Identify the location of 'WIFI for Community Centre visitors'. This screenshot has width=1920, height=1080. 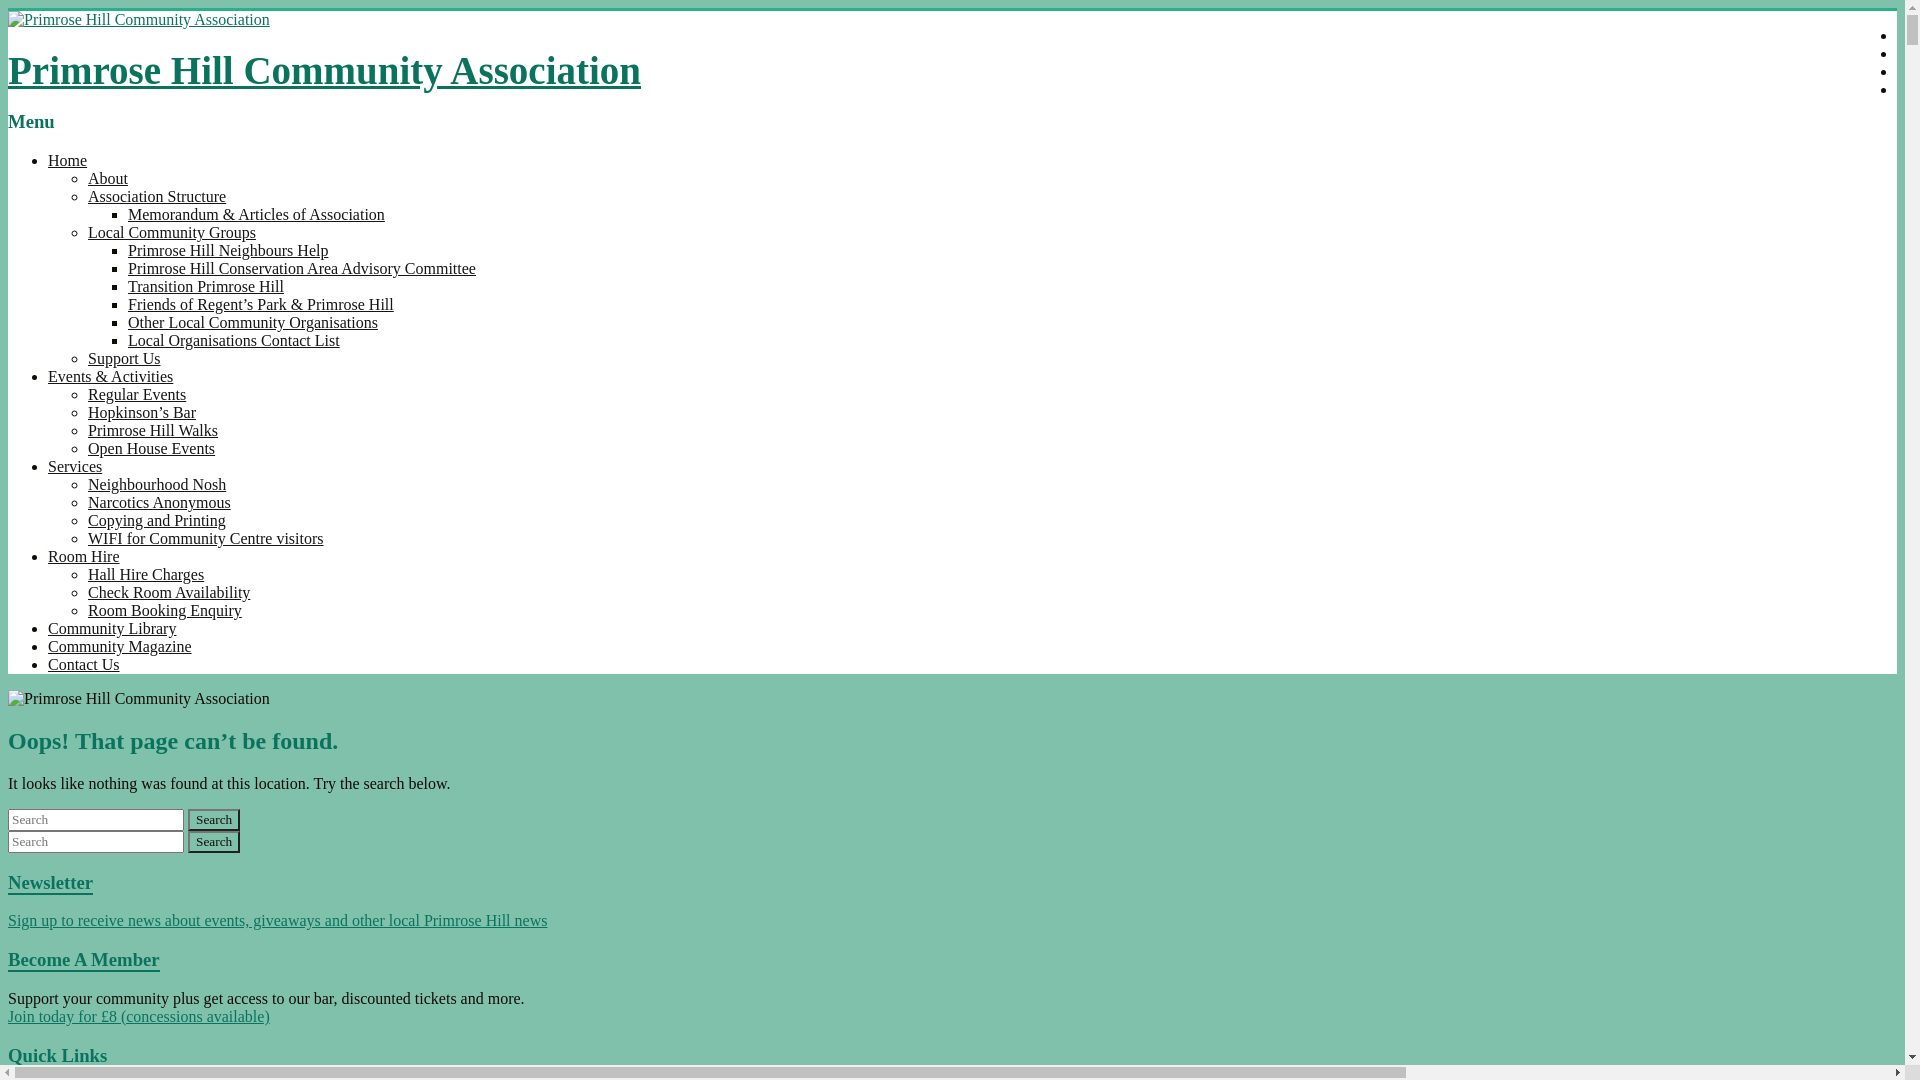
(206, 537).